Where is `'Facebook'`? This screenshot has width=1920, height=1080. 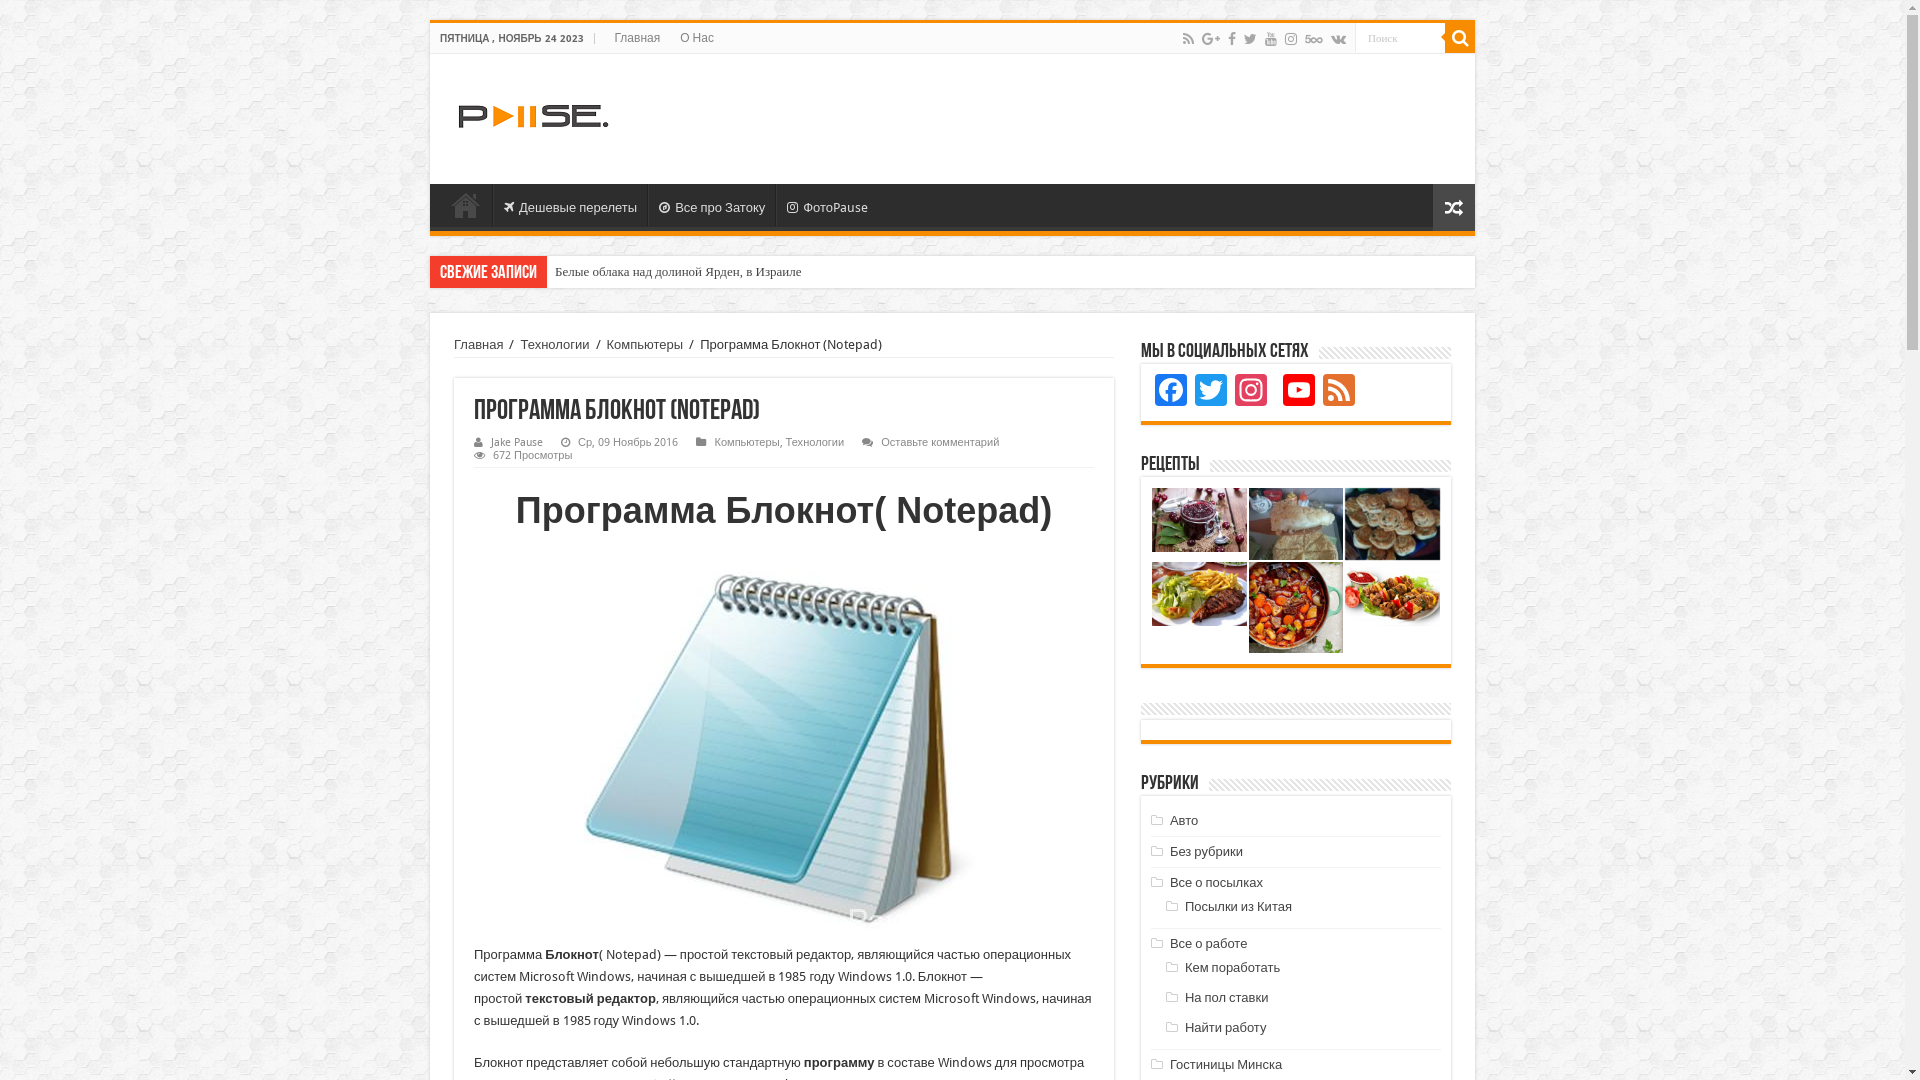
'Facebook' is located at coordinates (1171, 392).